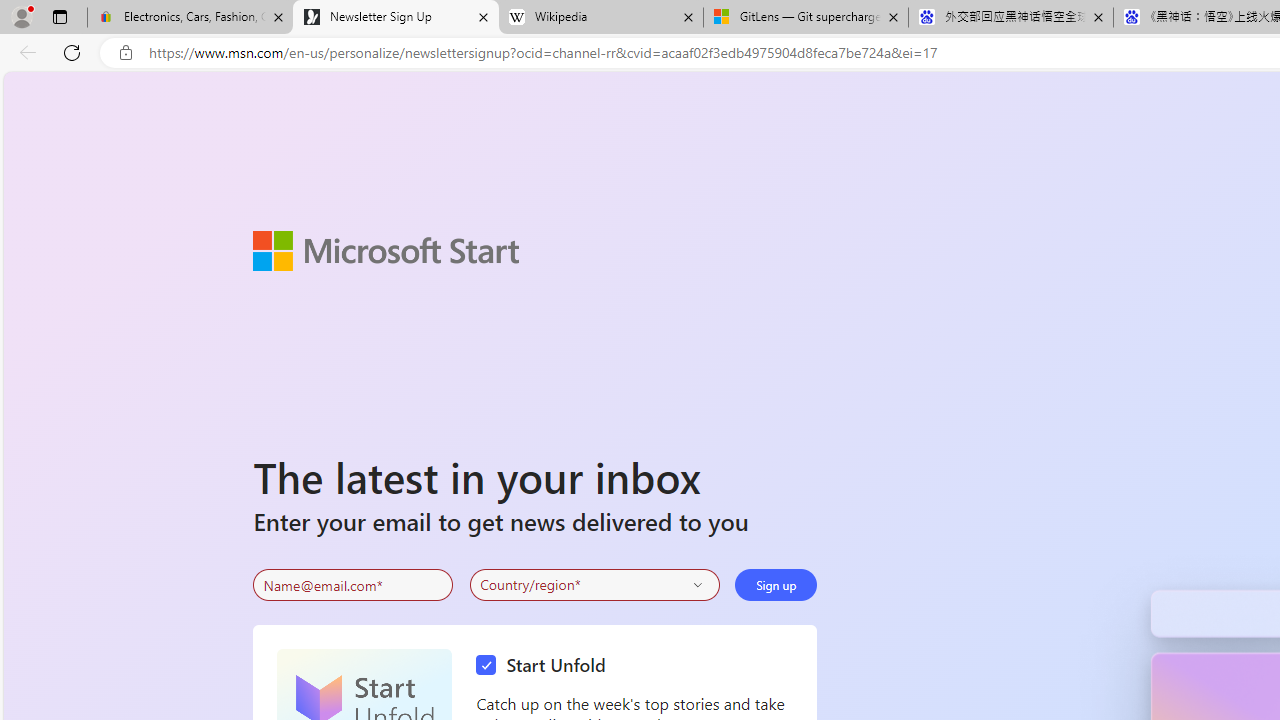 This screenshot has height=720, width=1280. I want to click on 'Sign up', so click(775, 585).